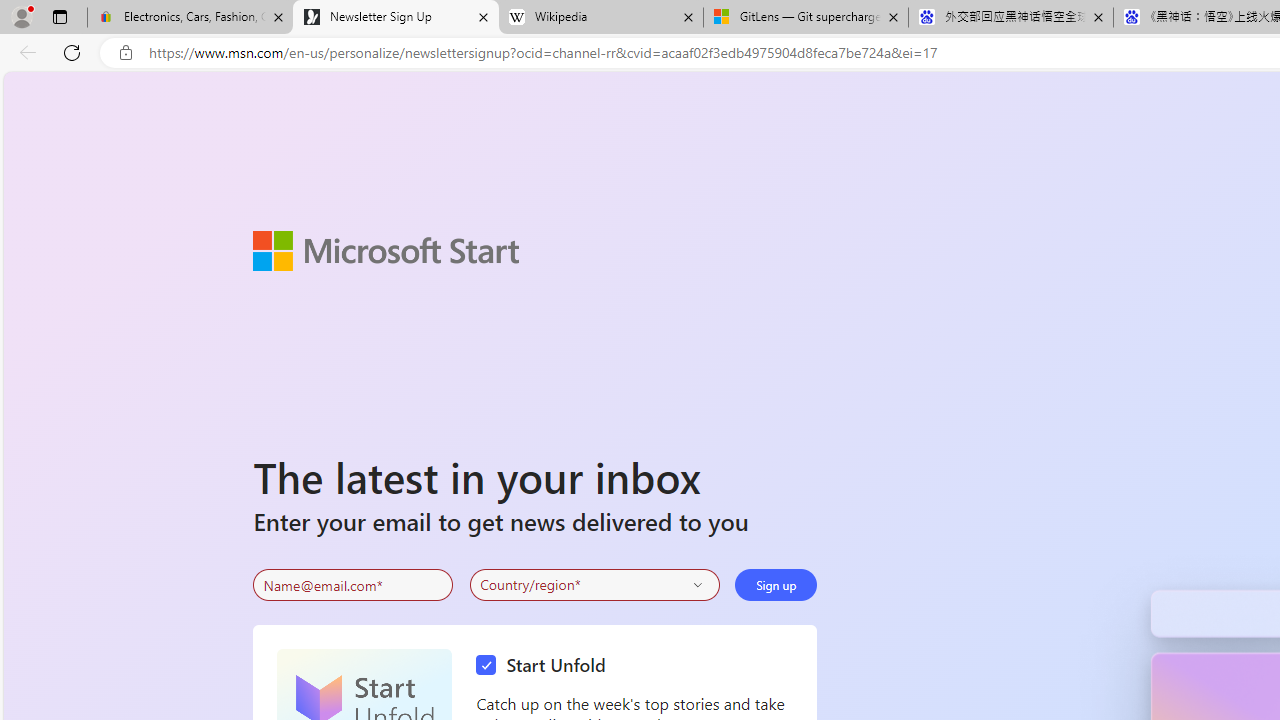 This screenshot has height=720, width=1280. I want to click on 'Sign up', so click(775, 585).